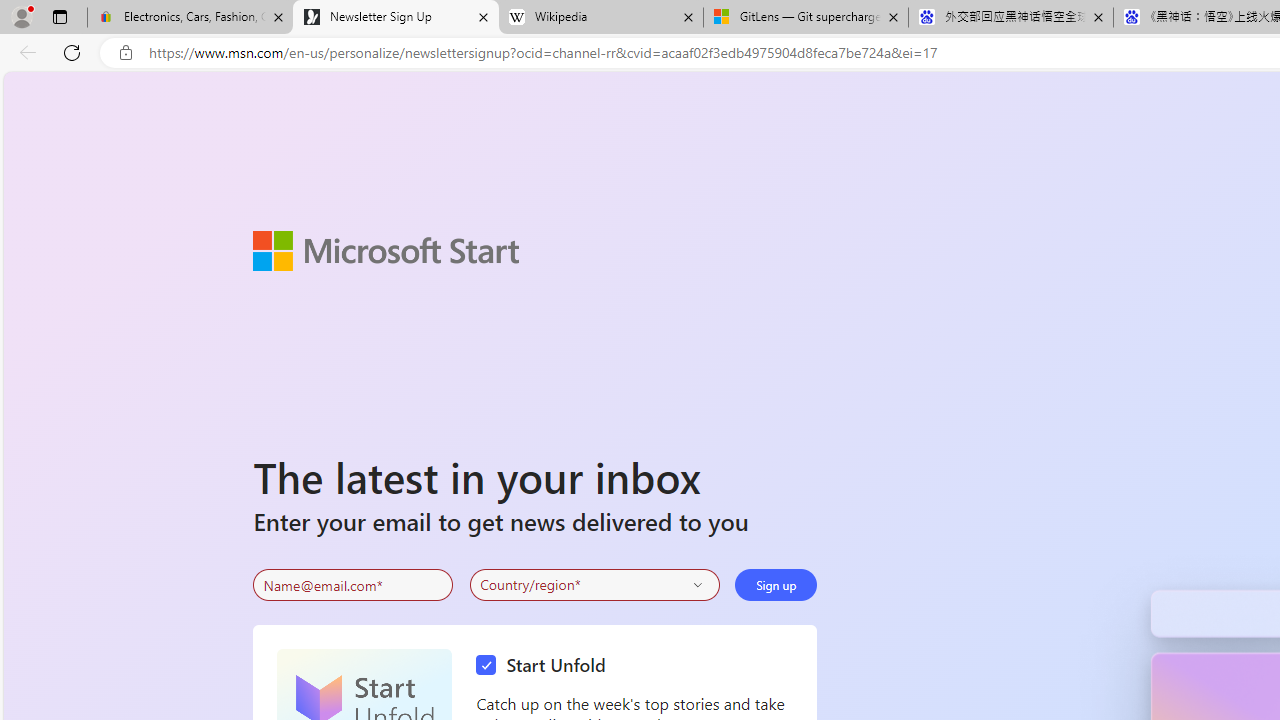 This screenshot has height=720, width=1280. I want to click on 'Sign up', so click(775, 585).